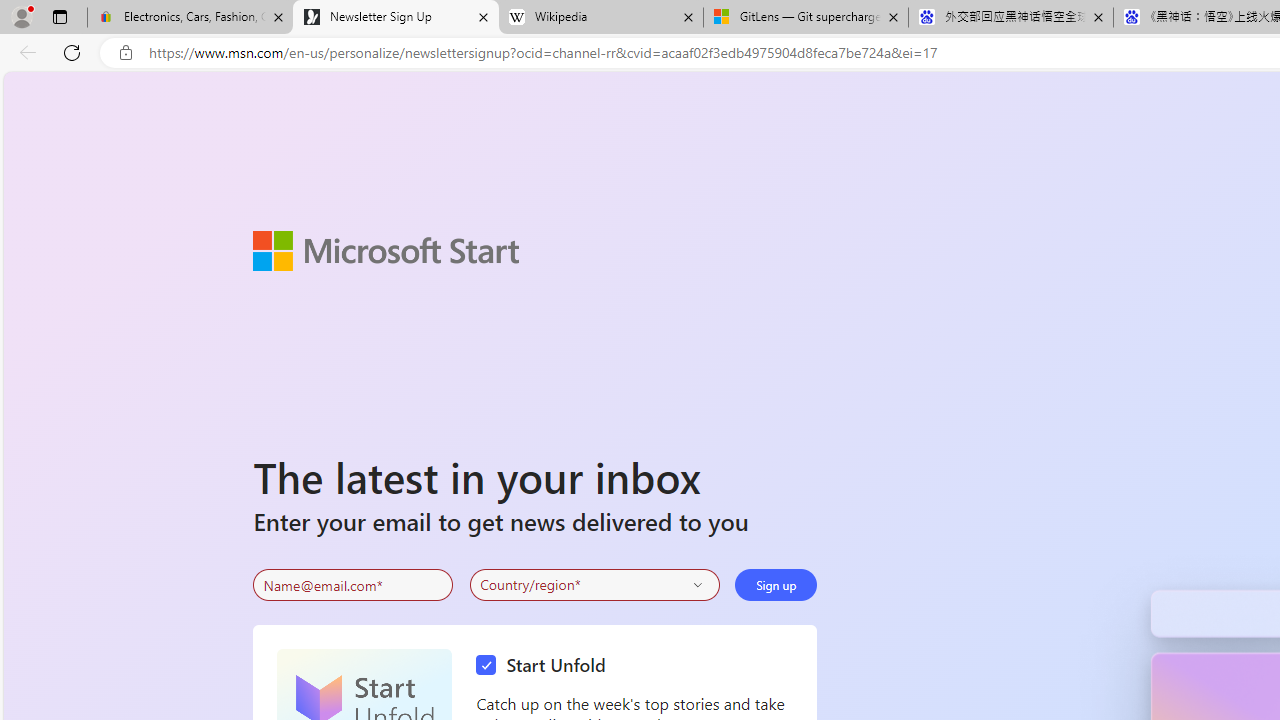 This screenshot has height=720, width=1280. I want to click on 'Sign up', so click(775, 585).